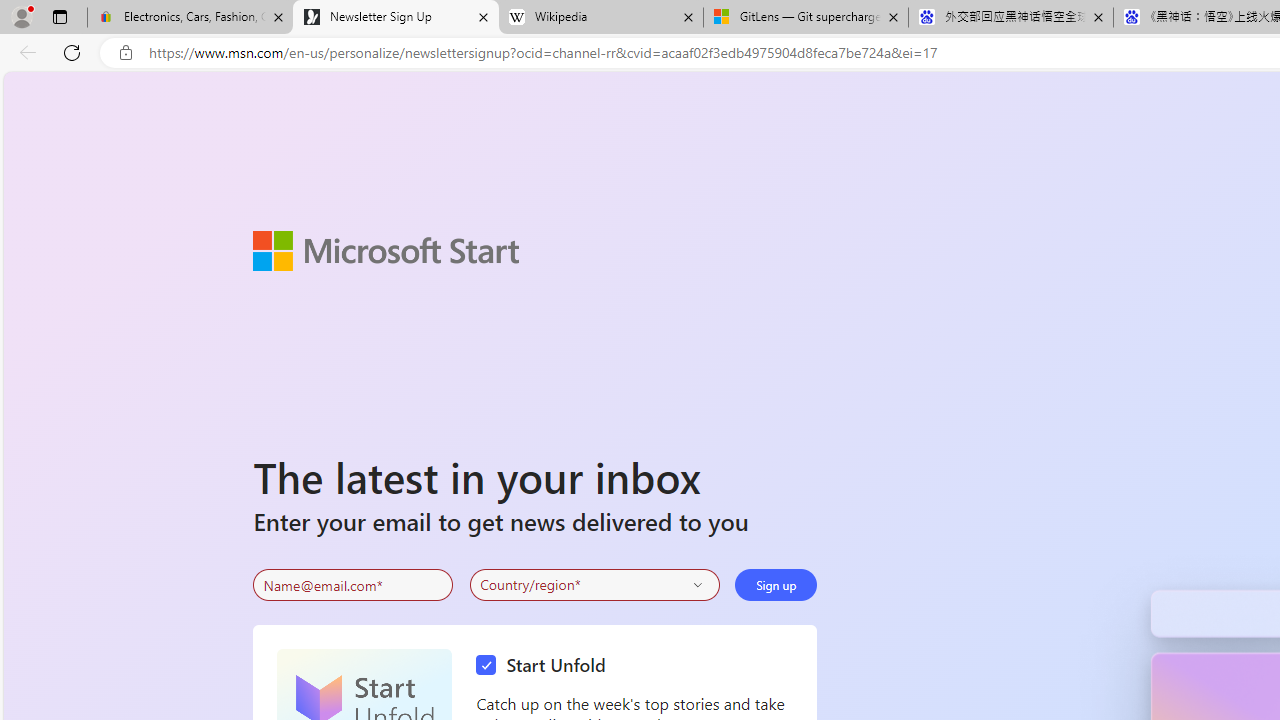 This screenshot has height=720, width=1280. I want to click on 'Sign up', so click(775, 585).